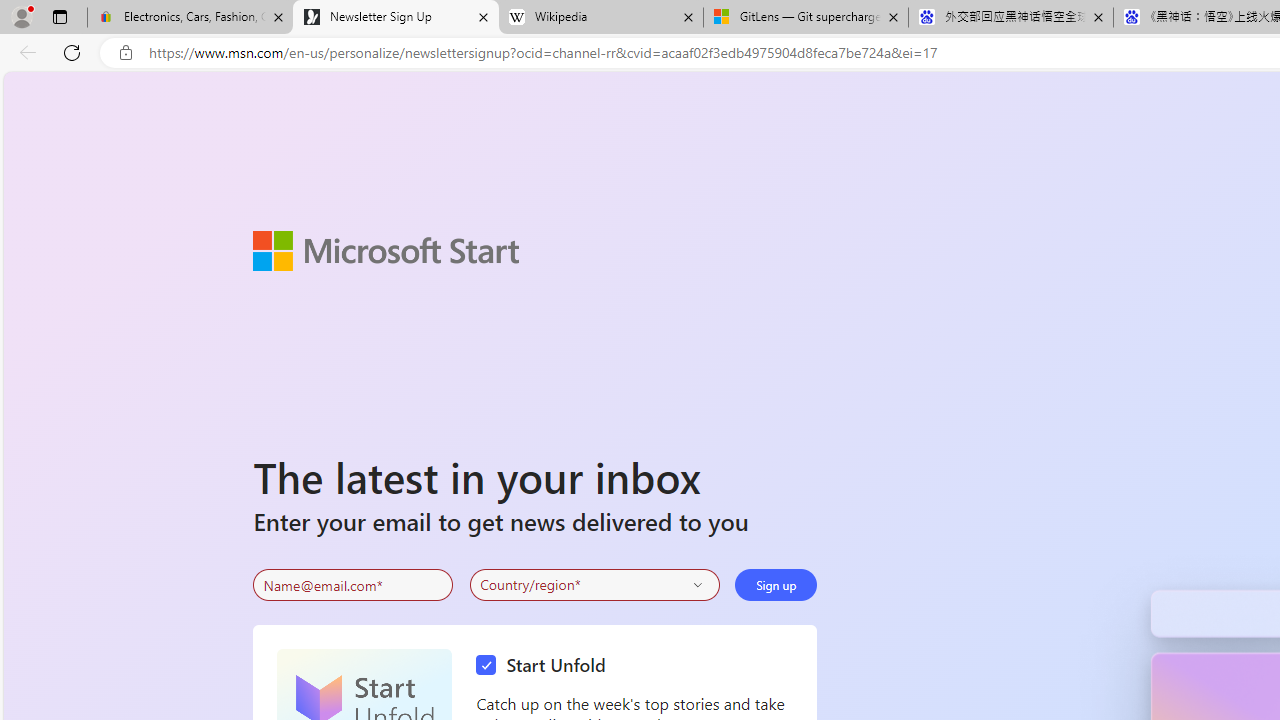 This screenshot has height=720, width=1280. I want to click on 'Sign up', so click(775, 585).